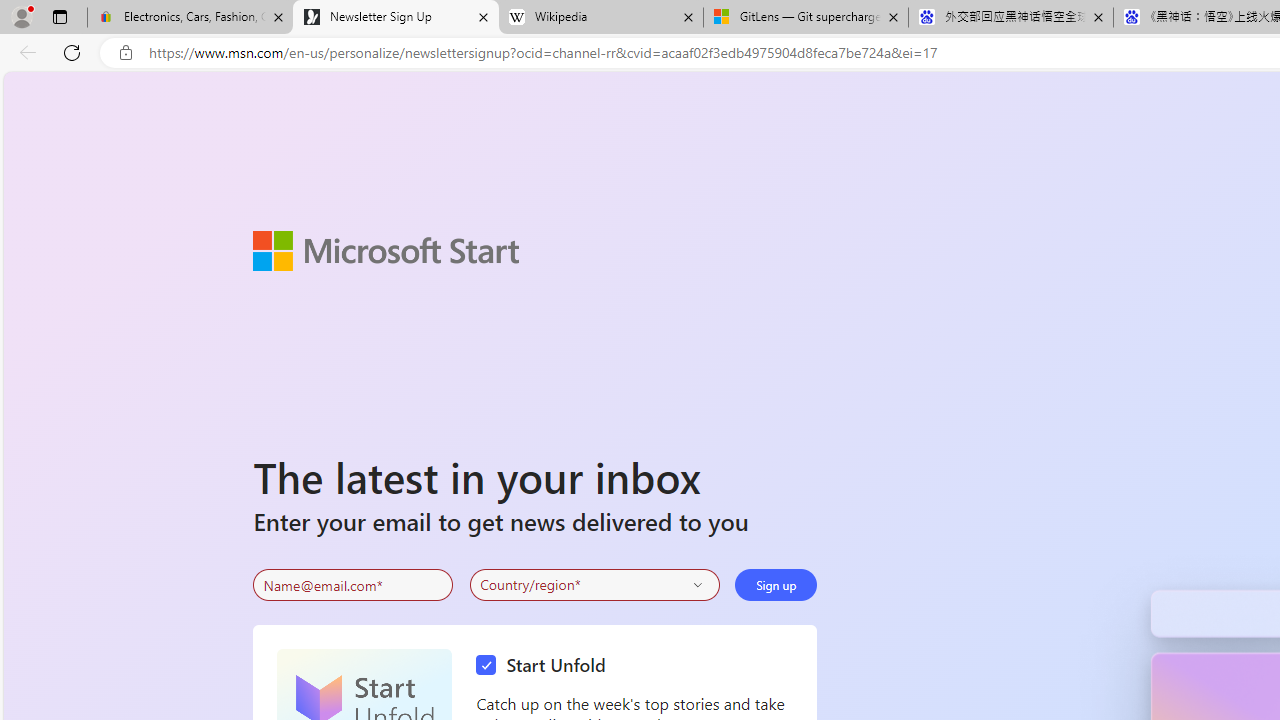 This screenshot has height=720, width=1280. I want to click on 'Sign up', so click(775, 585).